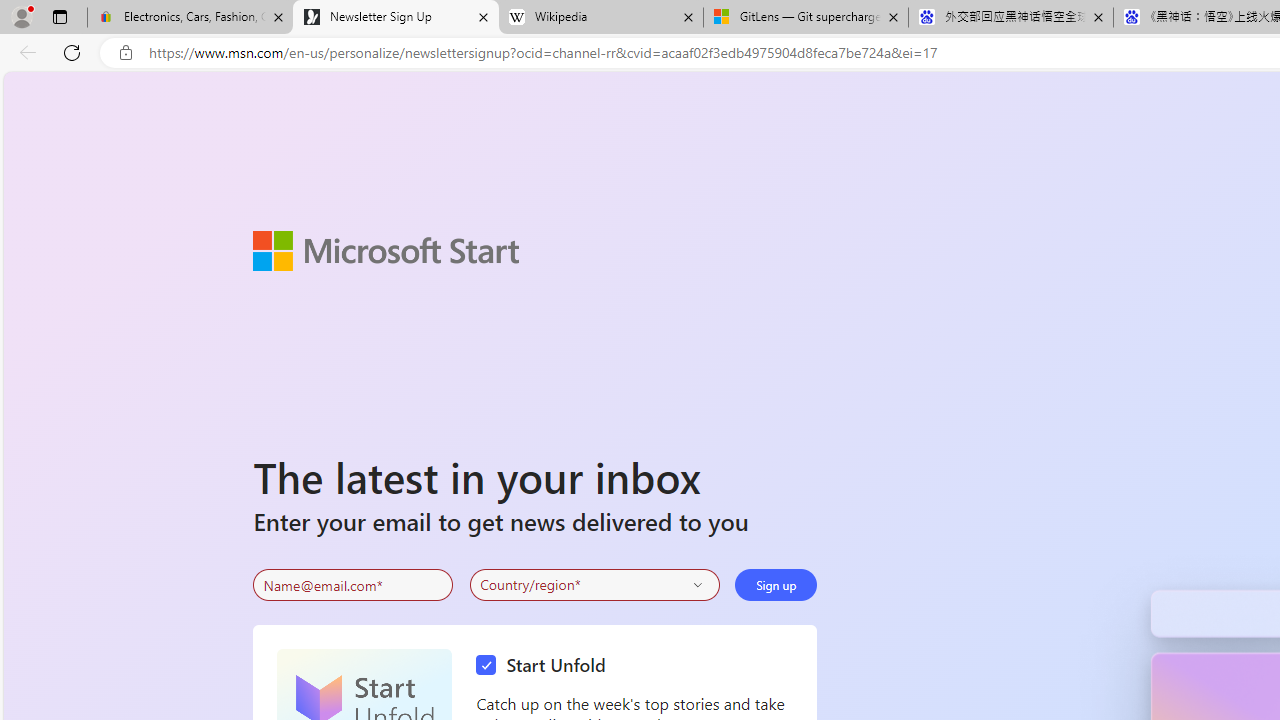 This screenshot has height=720, width=1280. I want to click on 'Sign up', so click(775, 585).